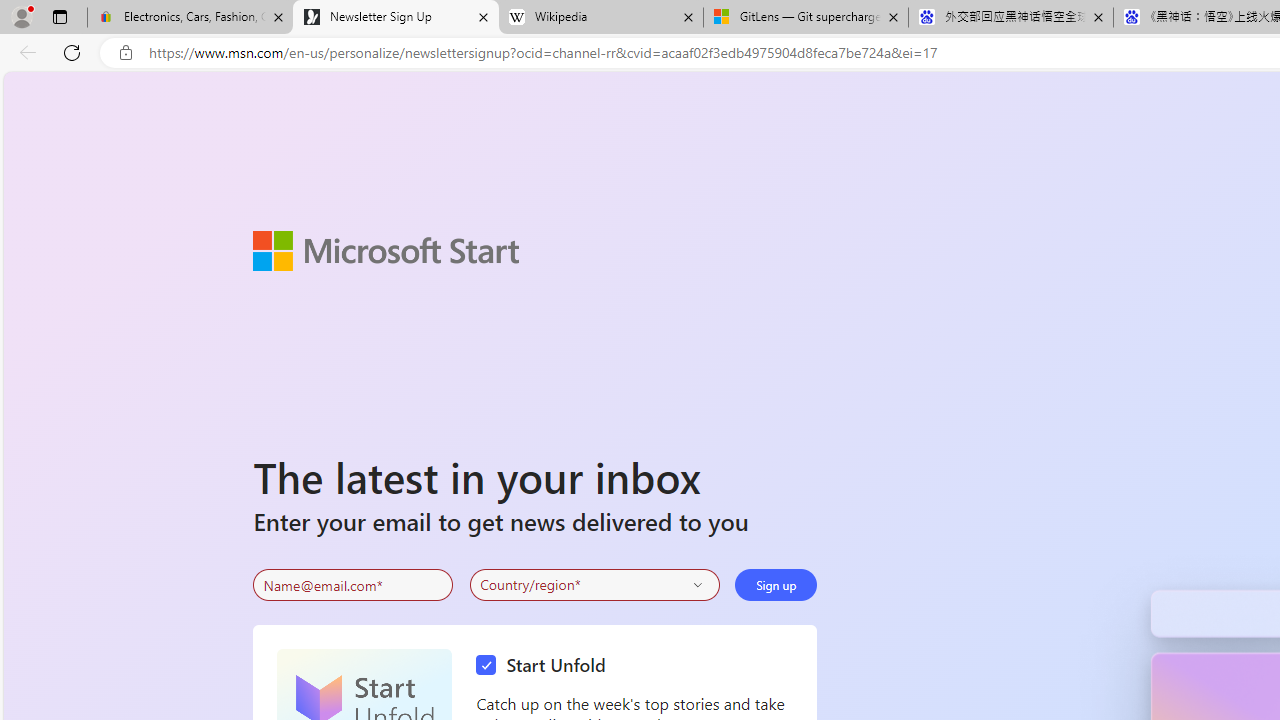 This screenshot has height=720, width=1280. I want to click on 'Sign up', so click(775, 585).